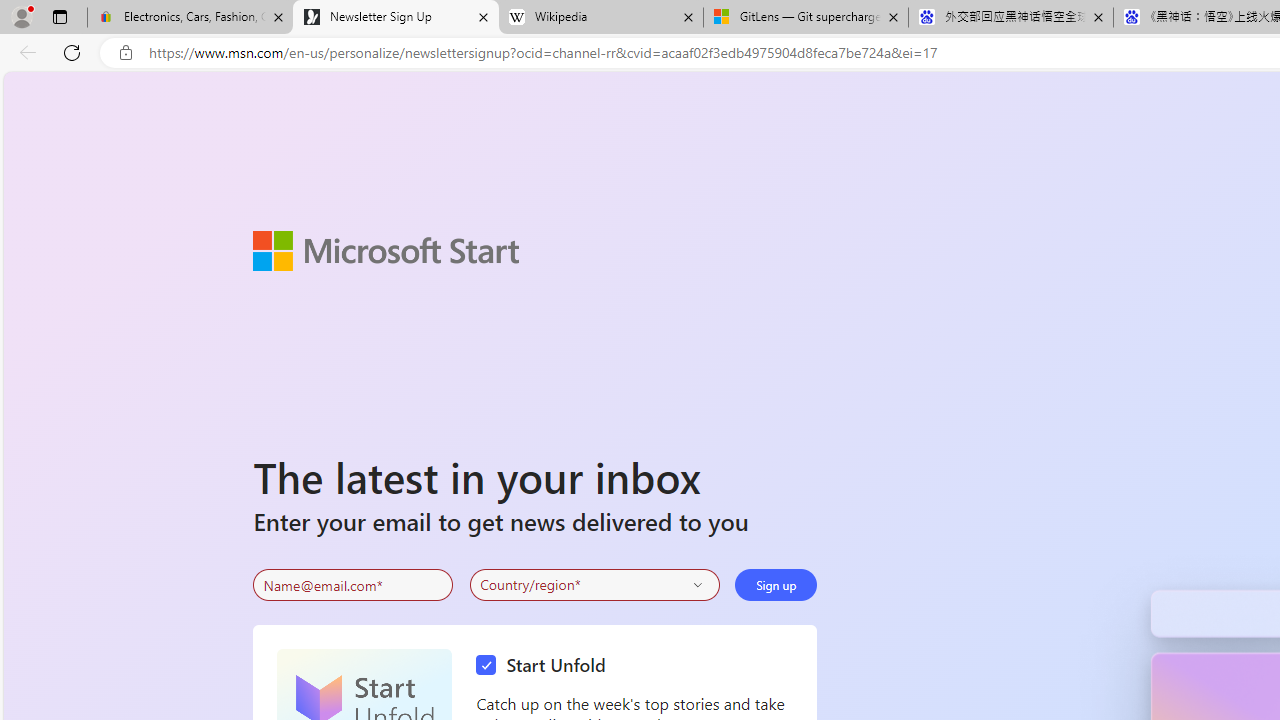 This screenshot has height=720, width=1280. I want to click on 'Sign up', so click(775, 585).